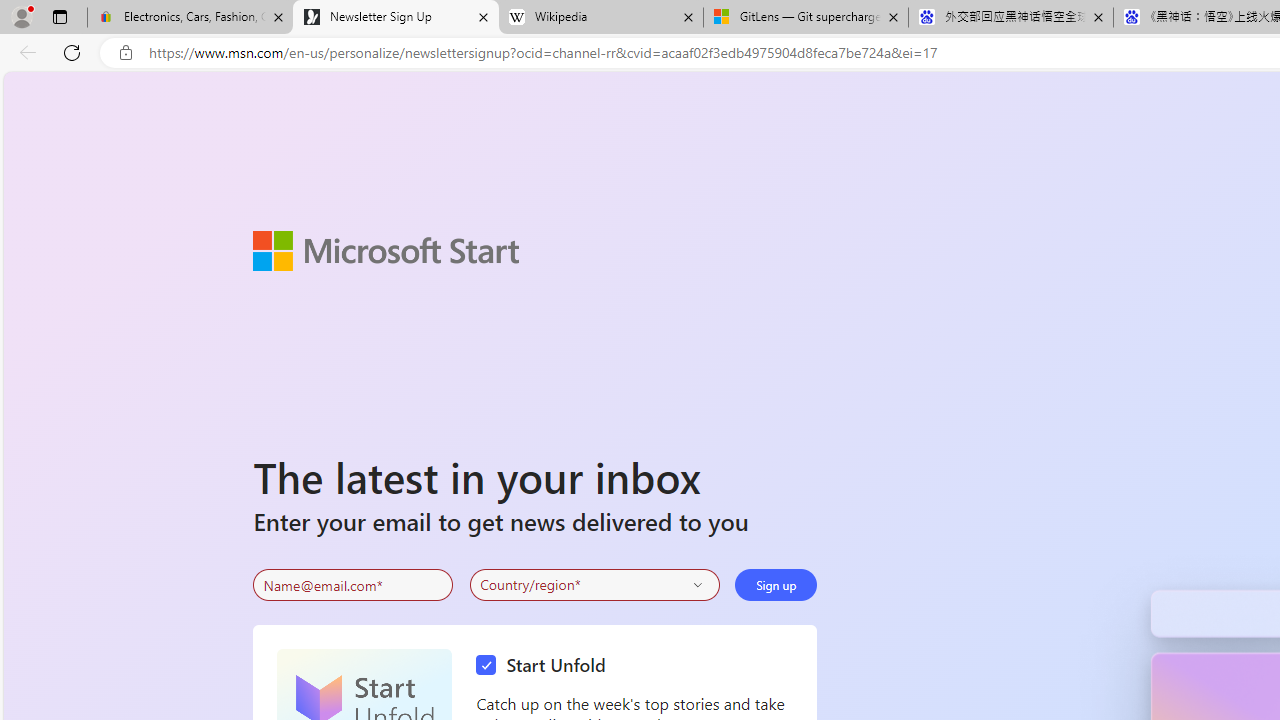 This screenshot has height=720, width=1280. I want to click on 'Sign up', so click(775, 585).